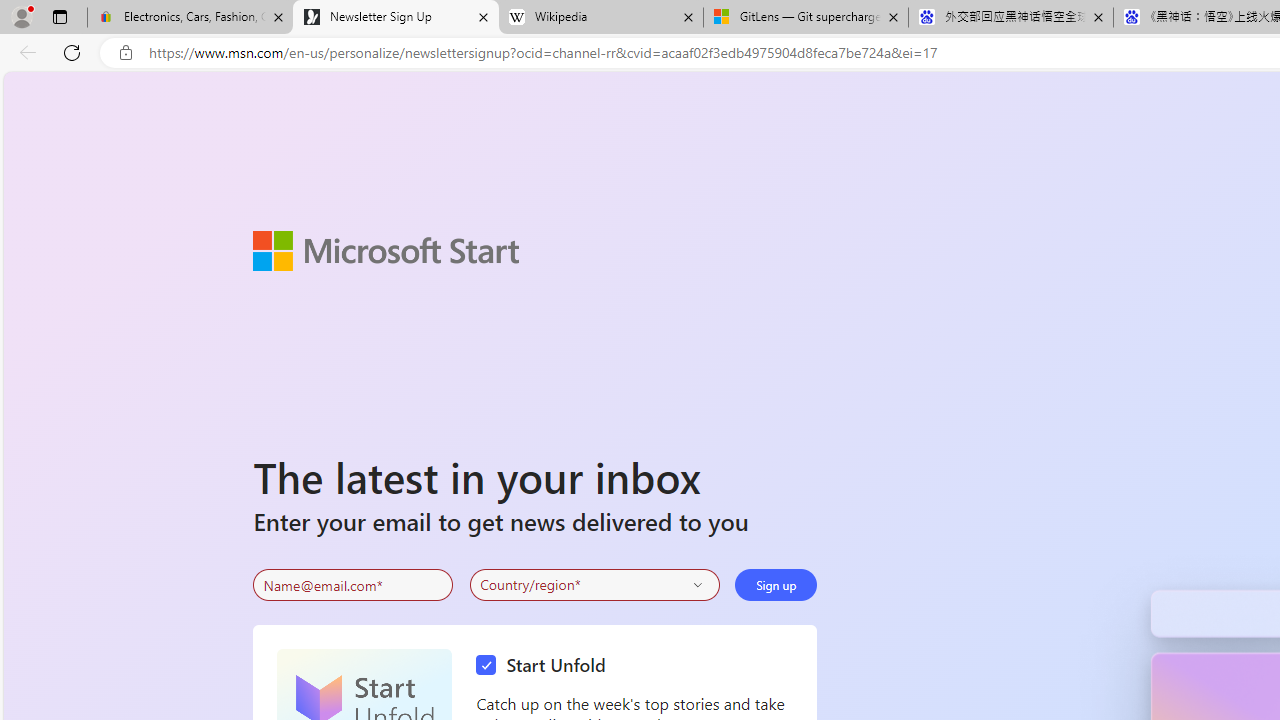 This screenshot has height=720, width=1280. I want to click on 'Sign up', so click(775, 585).